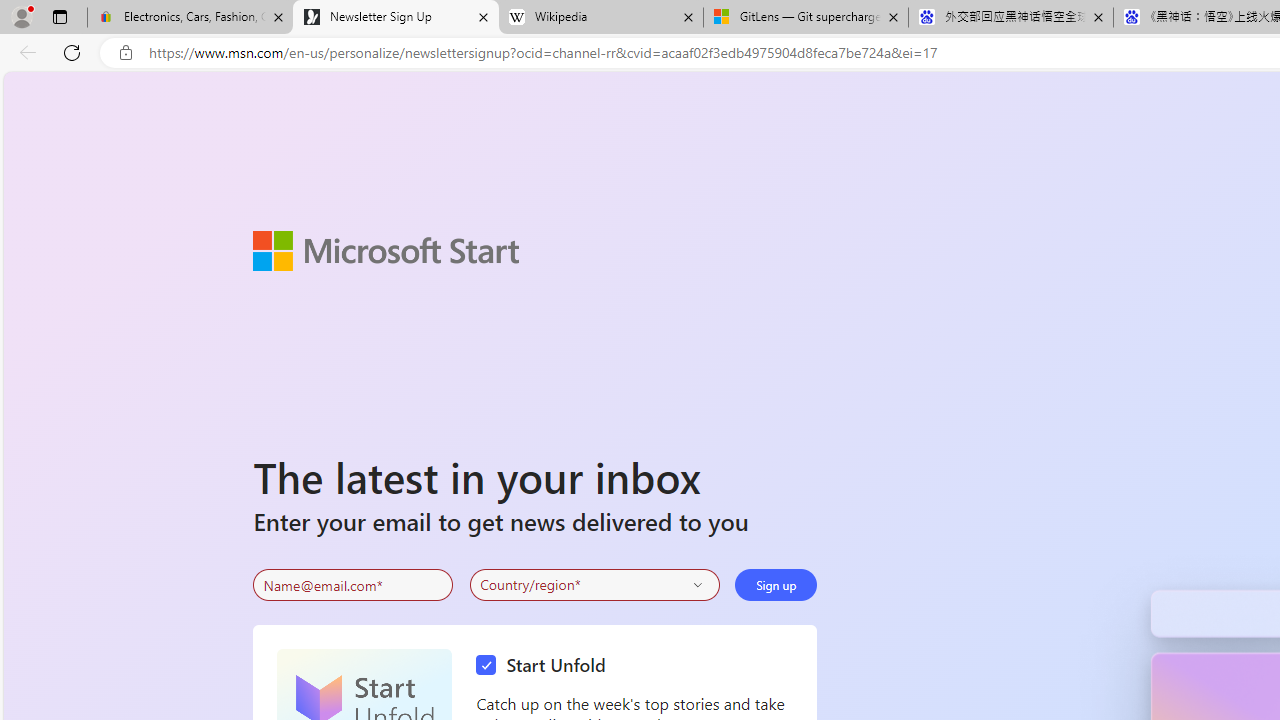 This screenshot has height=720, width=1280. I want to click on 'Sign up', so click(775, 585).